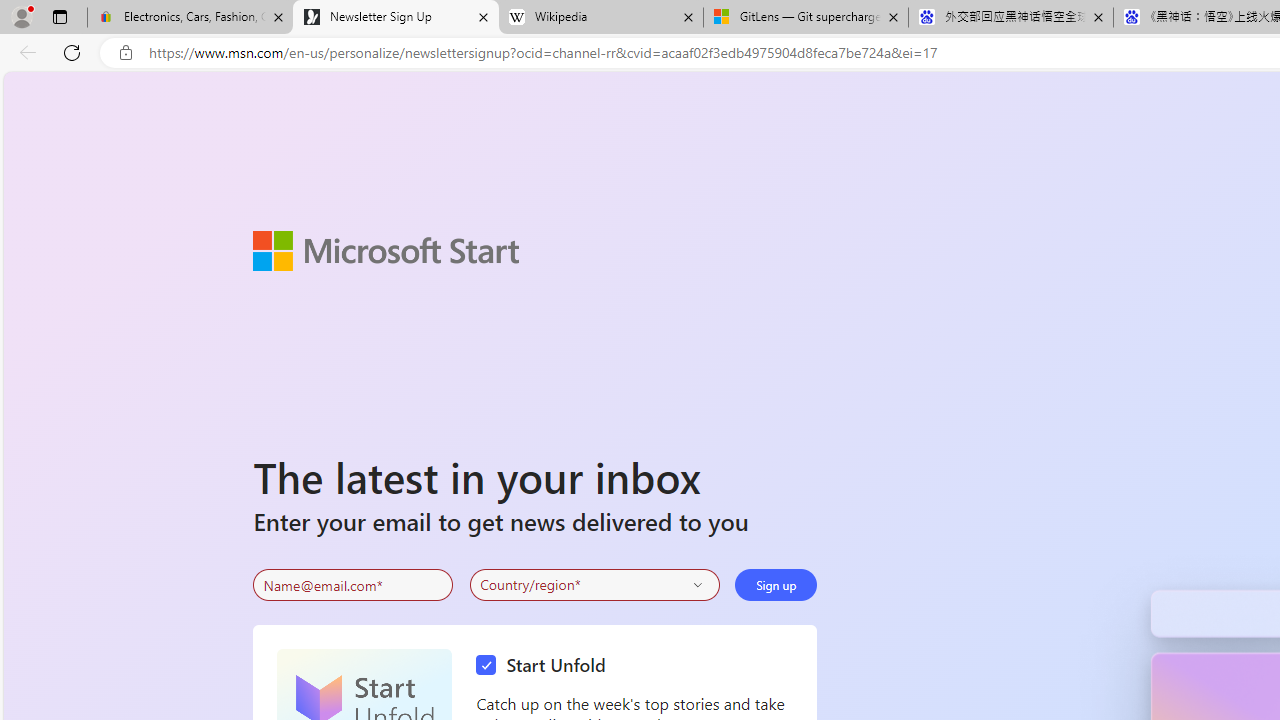 This screenshot has height=720, width=1280. I want to click on 'Sign up', so click(775, 585).